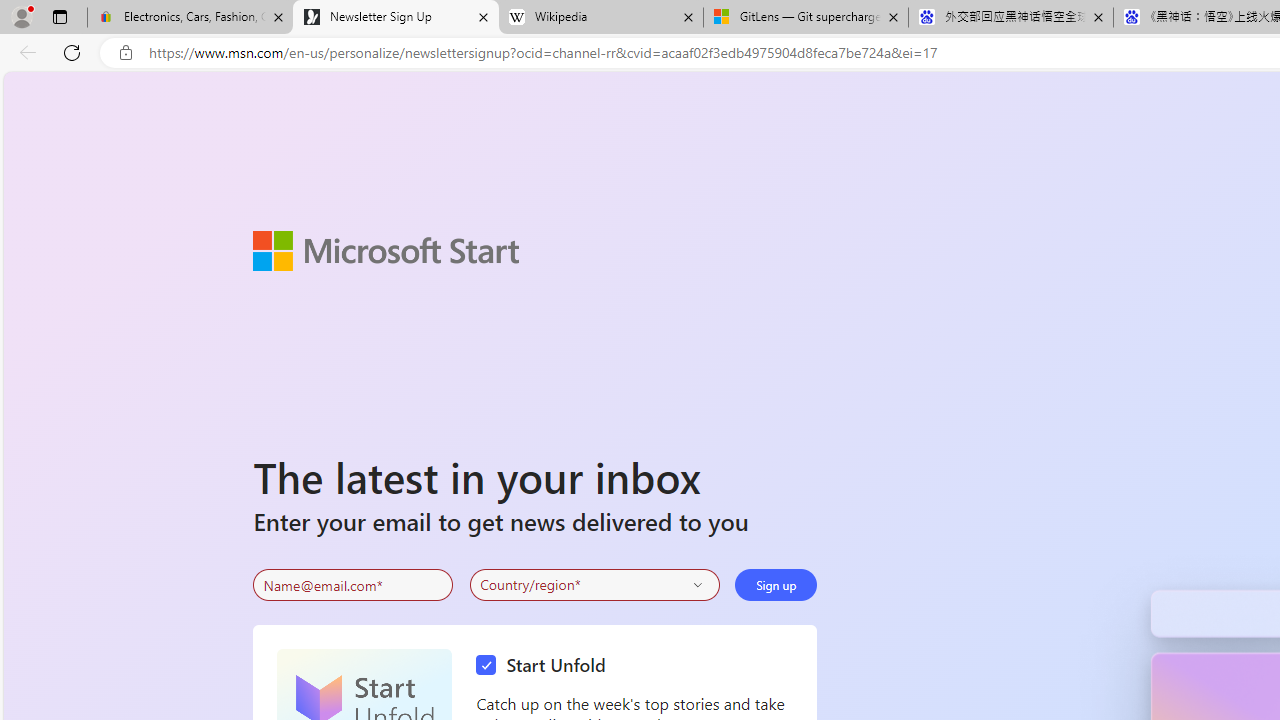 This screenshot has height=720, width=1280. I want to click on 'Sign up', so click(775, 585).